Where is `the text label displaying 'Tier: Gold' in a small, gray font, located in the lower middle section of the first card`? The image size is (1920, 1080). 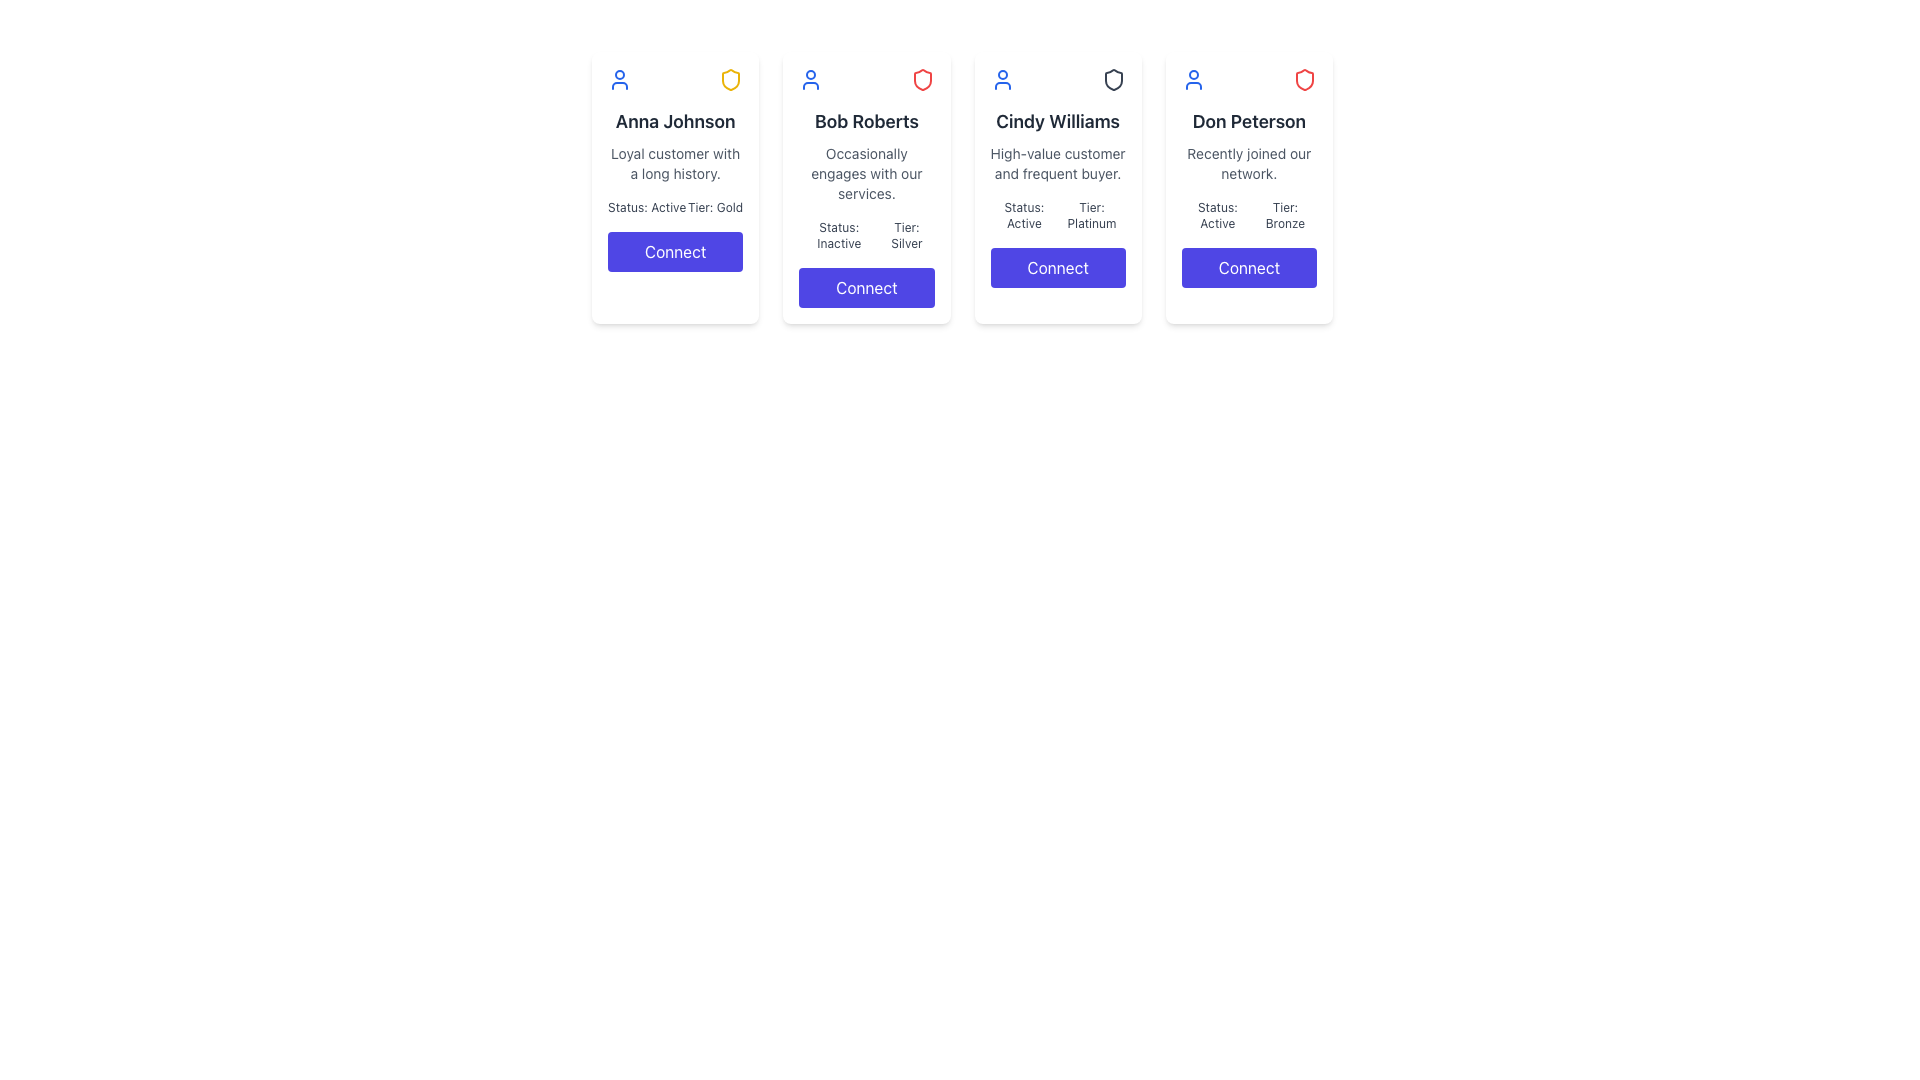
the text label displaying 'Tier: Gold' in a small, gray font, located in the lower middle section of the first card is located at coordinates (715, 208).